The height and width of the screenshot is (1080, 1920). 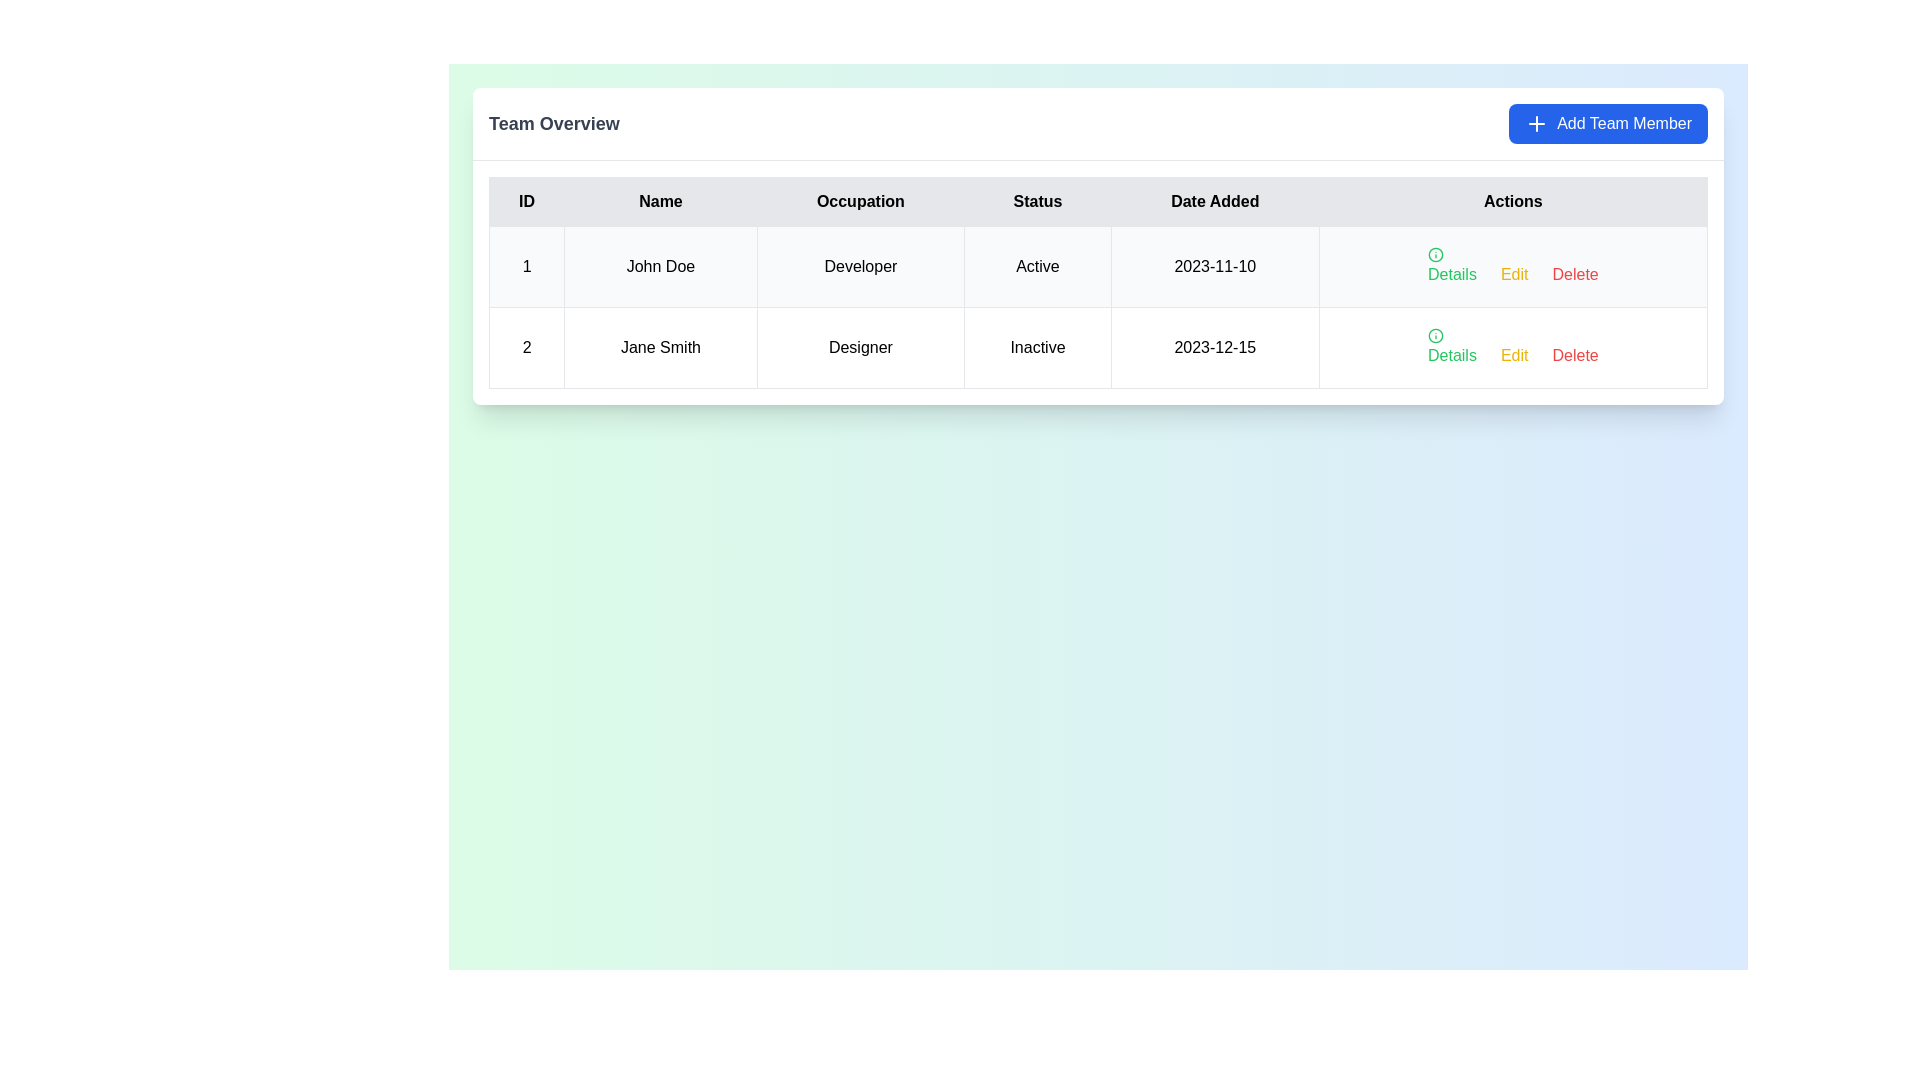 I want to click on the circular cross icon with a blue background located at the top-right corner of the page near the 'Add Team Member' button, so click(x=1536, y=123).